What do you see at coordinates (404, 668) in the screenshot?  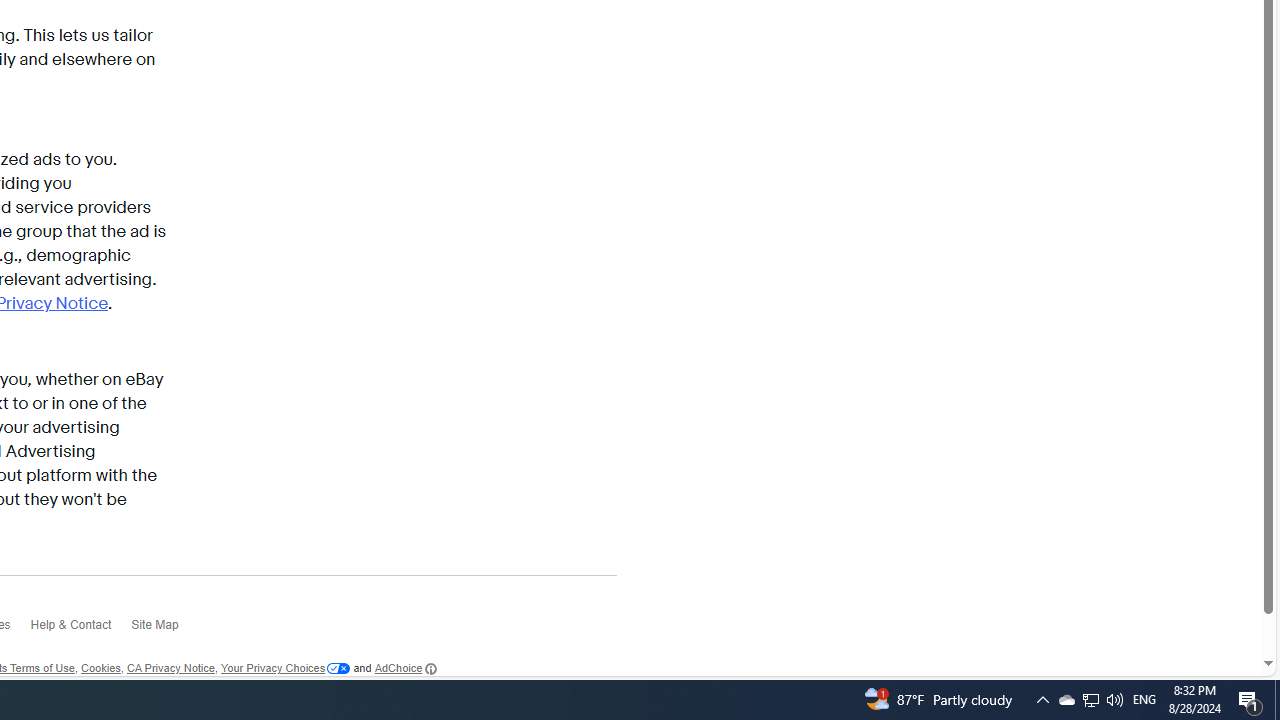 I see `'AdChoice'` at bounding box center [404, 668].